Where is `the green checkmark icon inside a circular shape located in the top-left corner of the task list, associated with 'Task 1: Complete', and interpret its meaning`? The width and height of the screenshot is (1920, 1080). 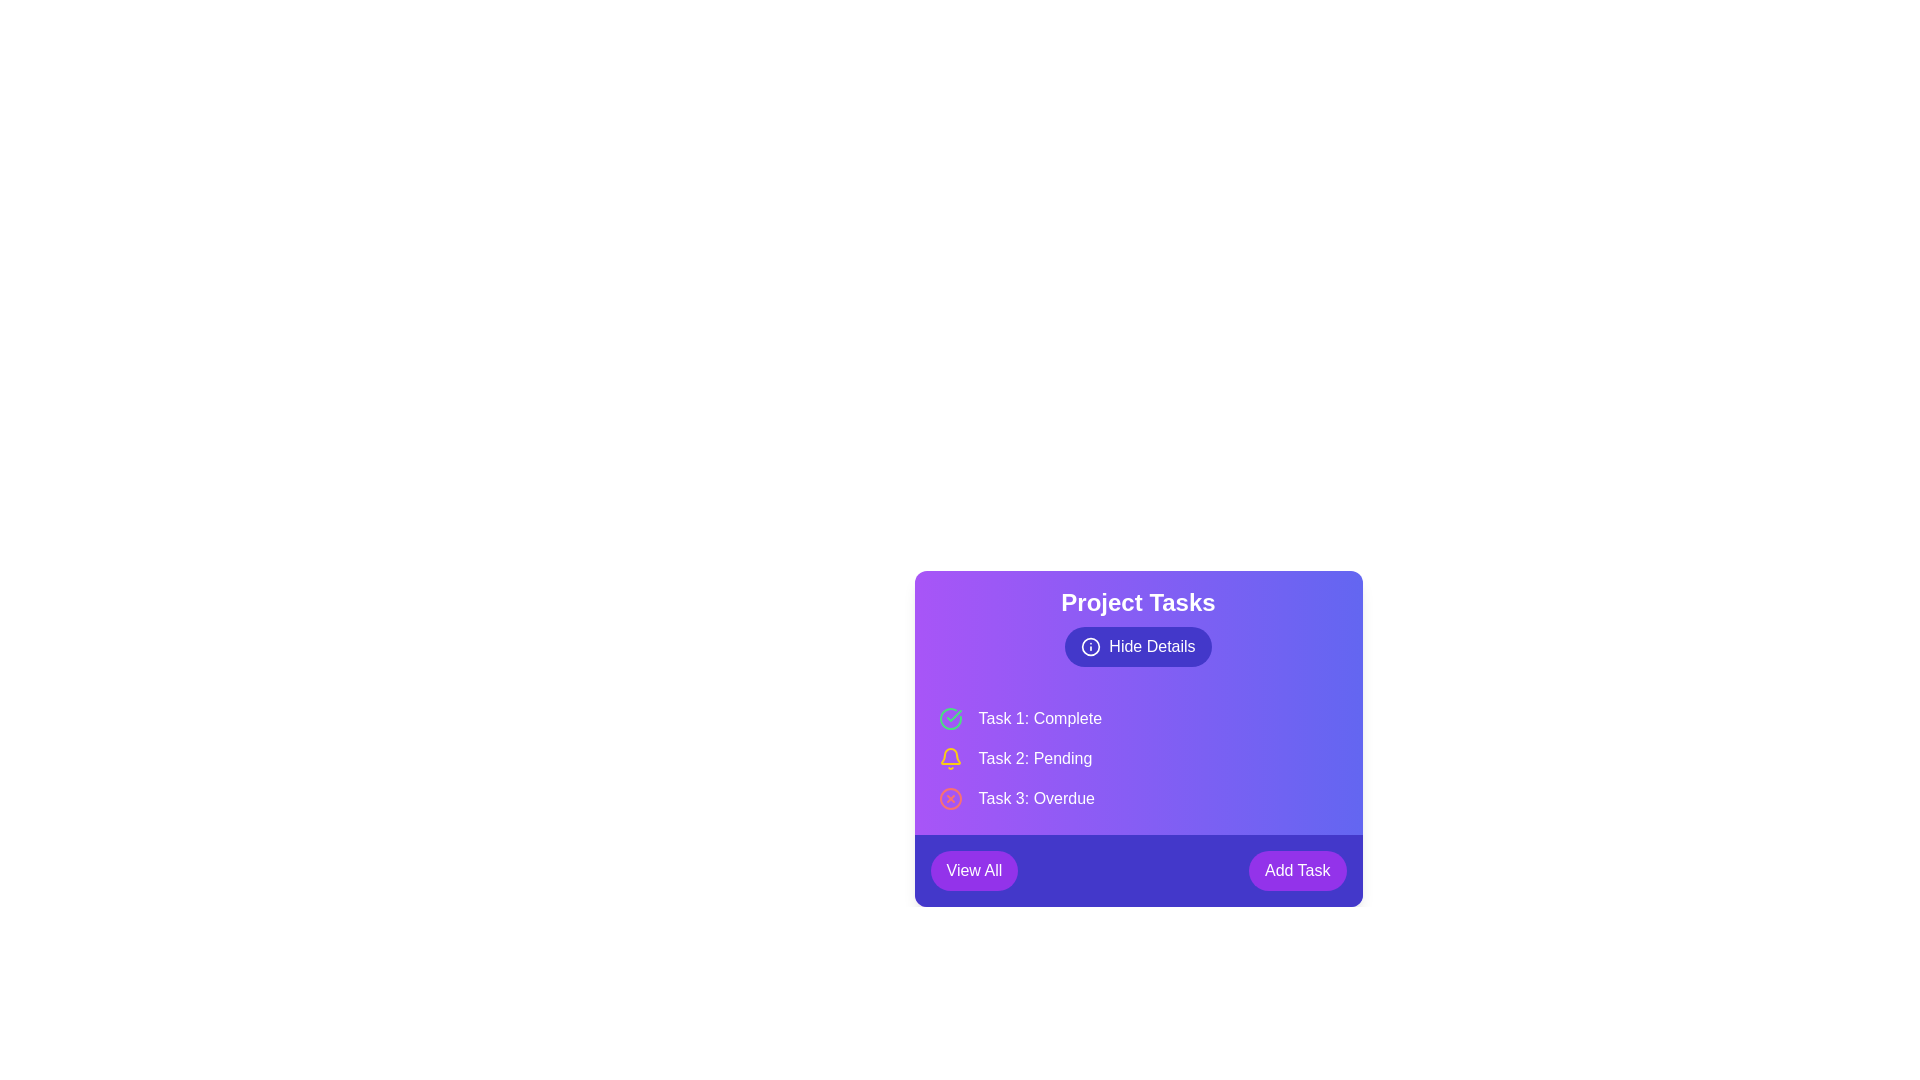
the green checkmark icon inside a circular shape located in the top-left corner of the task list, associated with 'Task 1: Complete', and interpret its meaning is located at coordinates (953, 715).